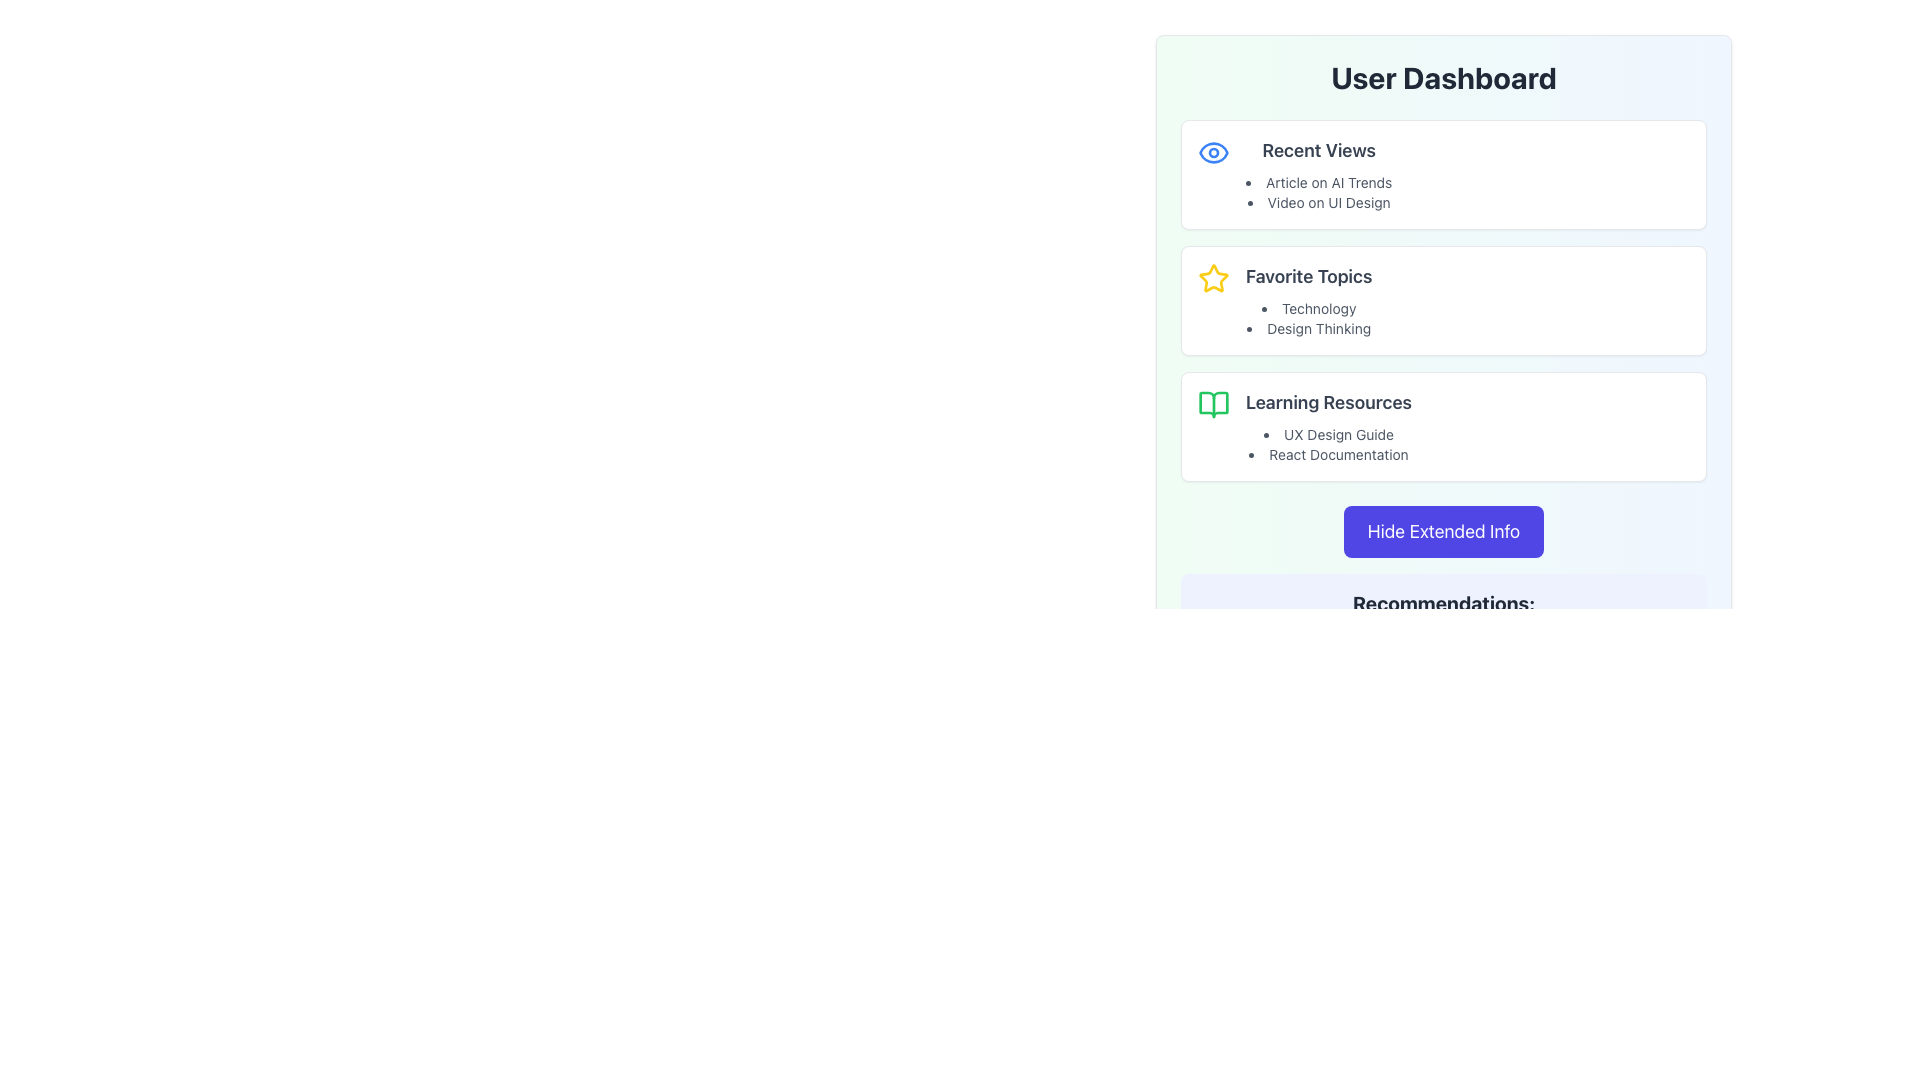 The image size is (1920, 1080). I want to click on the green open book icon located in the 'Learning Resources' section of the User Dashboard, so click(1213, 405).